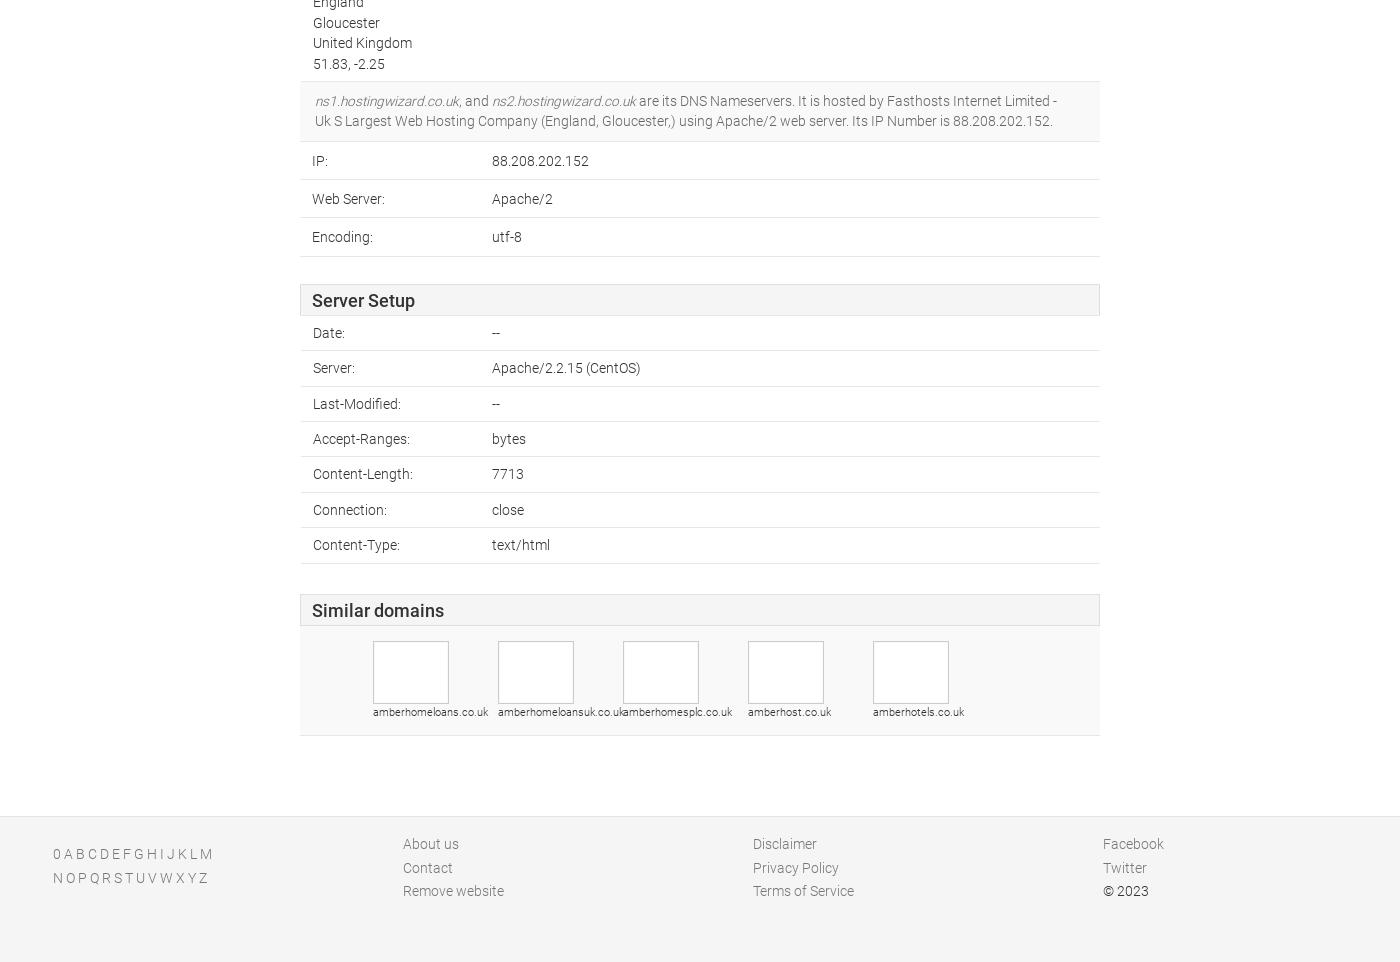  Describe the element at coordinates (312, 438) in the screenshot. I see `'Accept-Ranges:'` at that location.